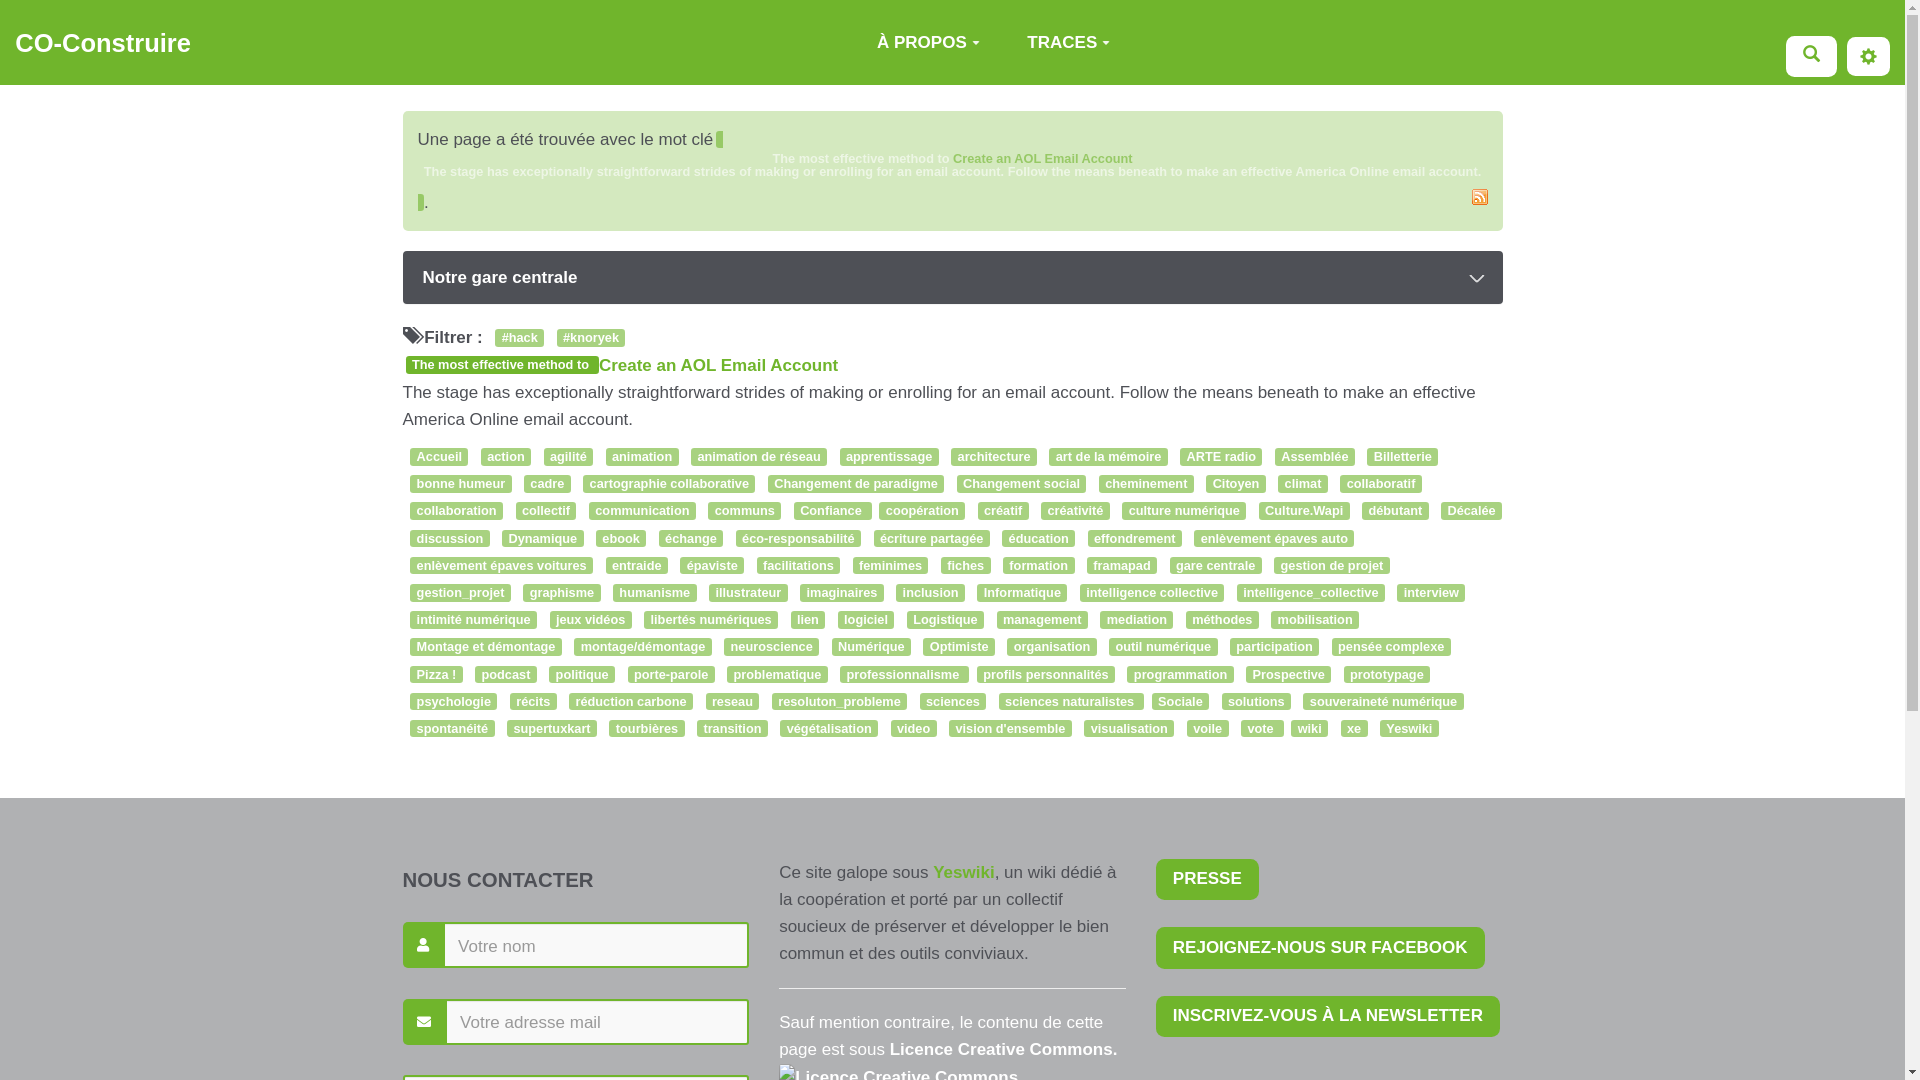  What do you see at coordinates (1214, 566) in the screenshot?
I see `'gare centrale'` at bounding box center [1214, 566].